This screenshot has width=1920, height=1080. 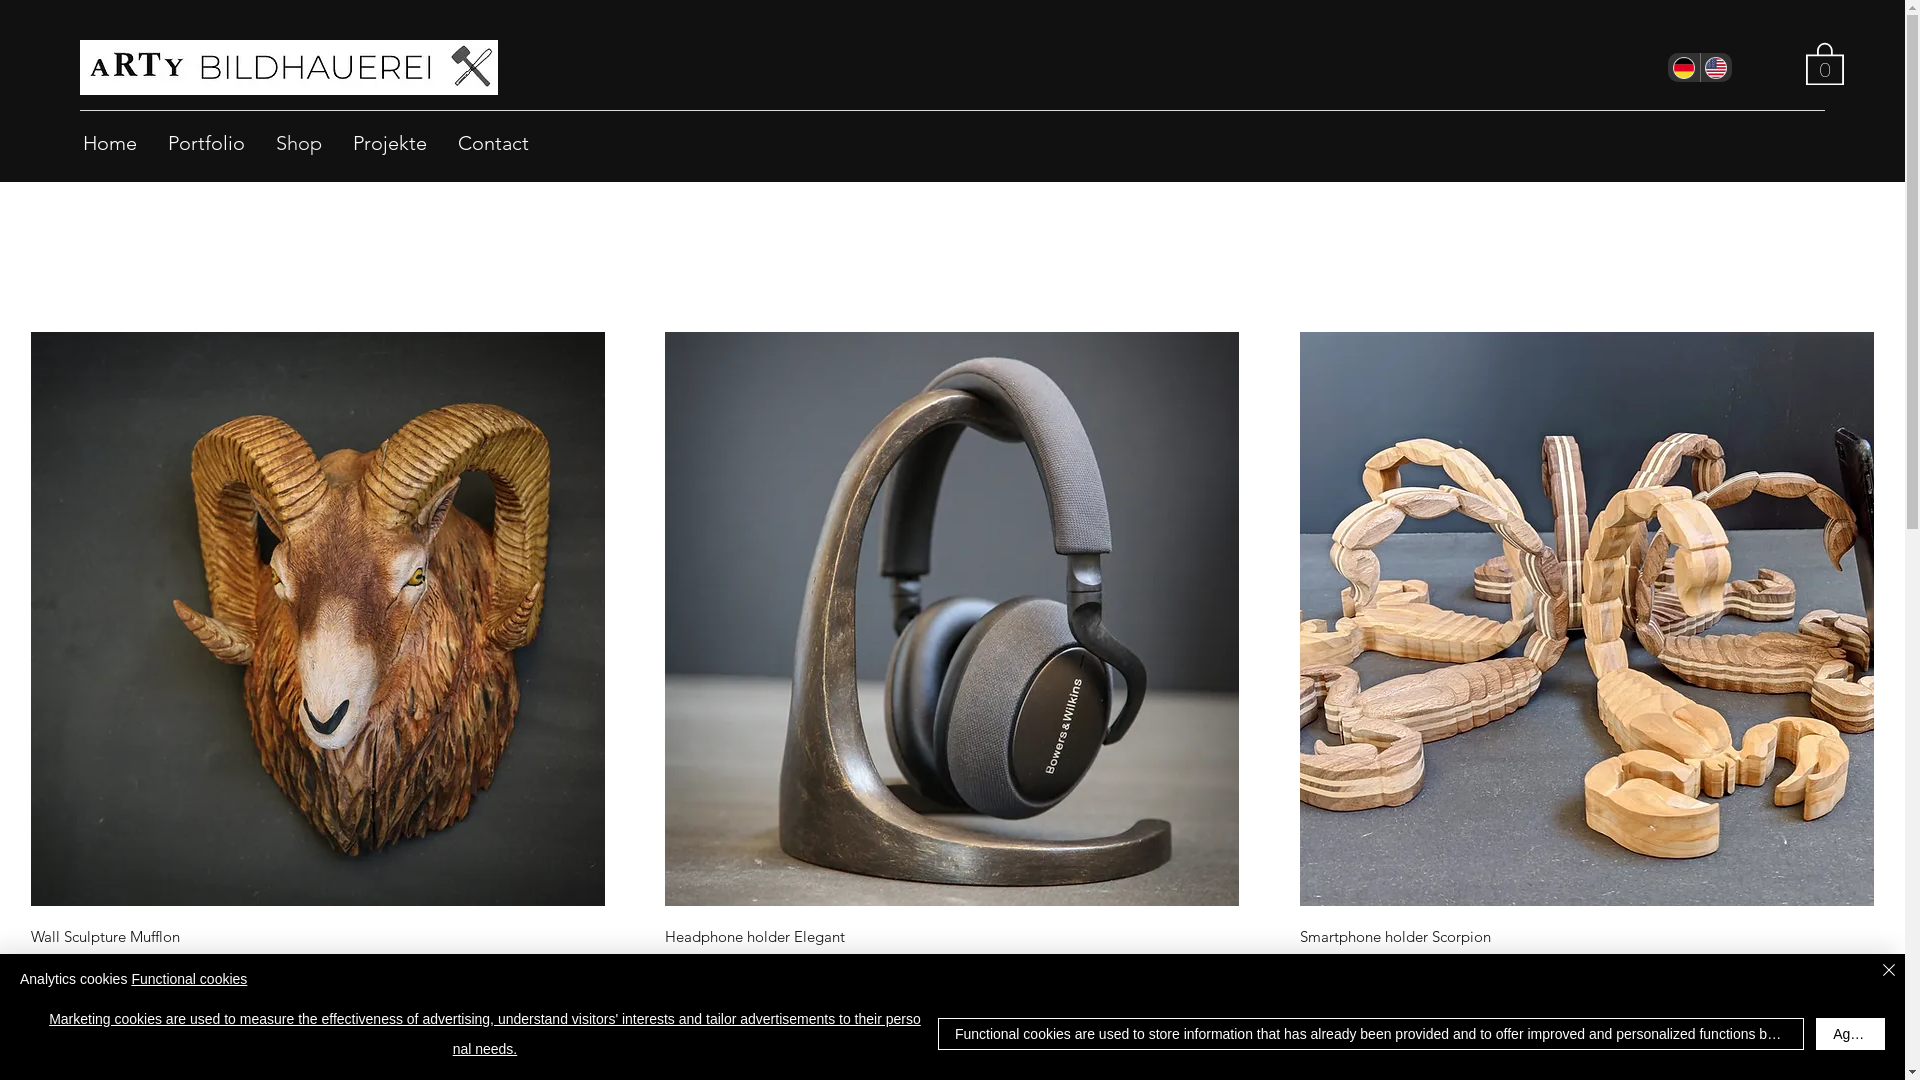 I want to click on 'Home', so click(x=109, y=141).